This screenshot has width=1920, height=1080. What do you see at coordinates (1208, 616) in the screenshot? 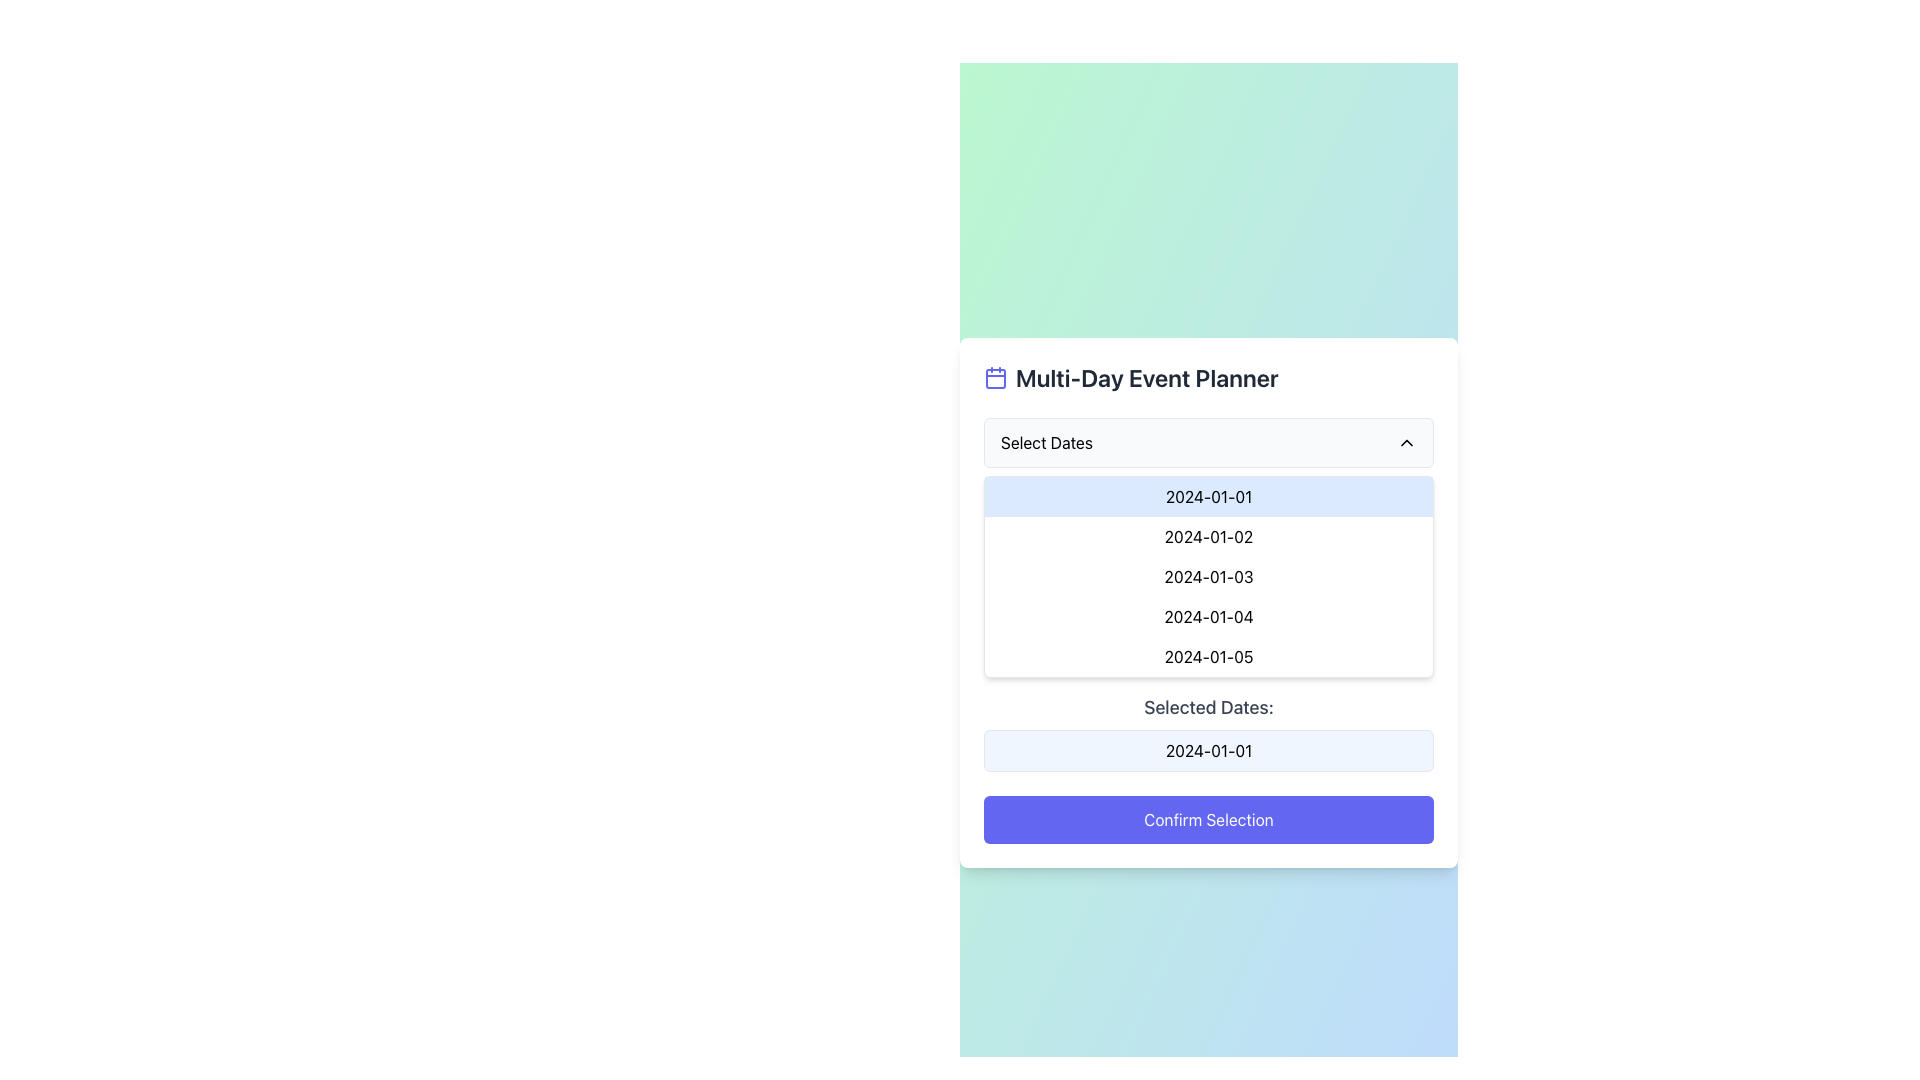
I see `the fourth date option '2024-01-04' in the dropdown list located under the 'Select Dates' menu` at bounding box center [1208, 616].